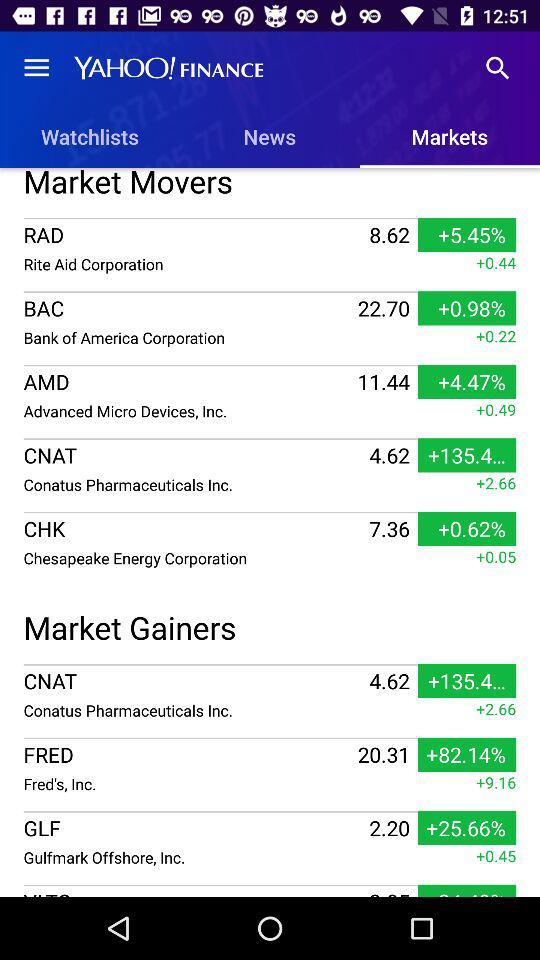  Describe the element at coordinates (193, 828) in the screenshot. I see `item to the left of 2.20 item` at that location.